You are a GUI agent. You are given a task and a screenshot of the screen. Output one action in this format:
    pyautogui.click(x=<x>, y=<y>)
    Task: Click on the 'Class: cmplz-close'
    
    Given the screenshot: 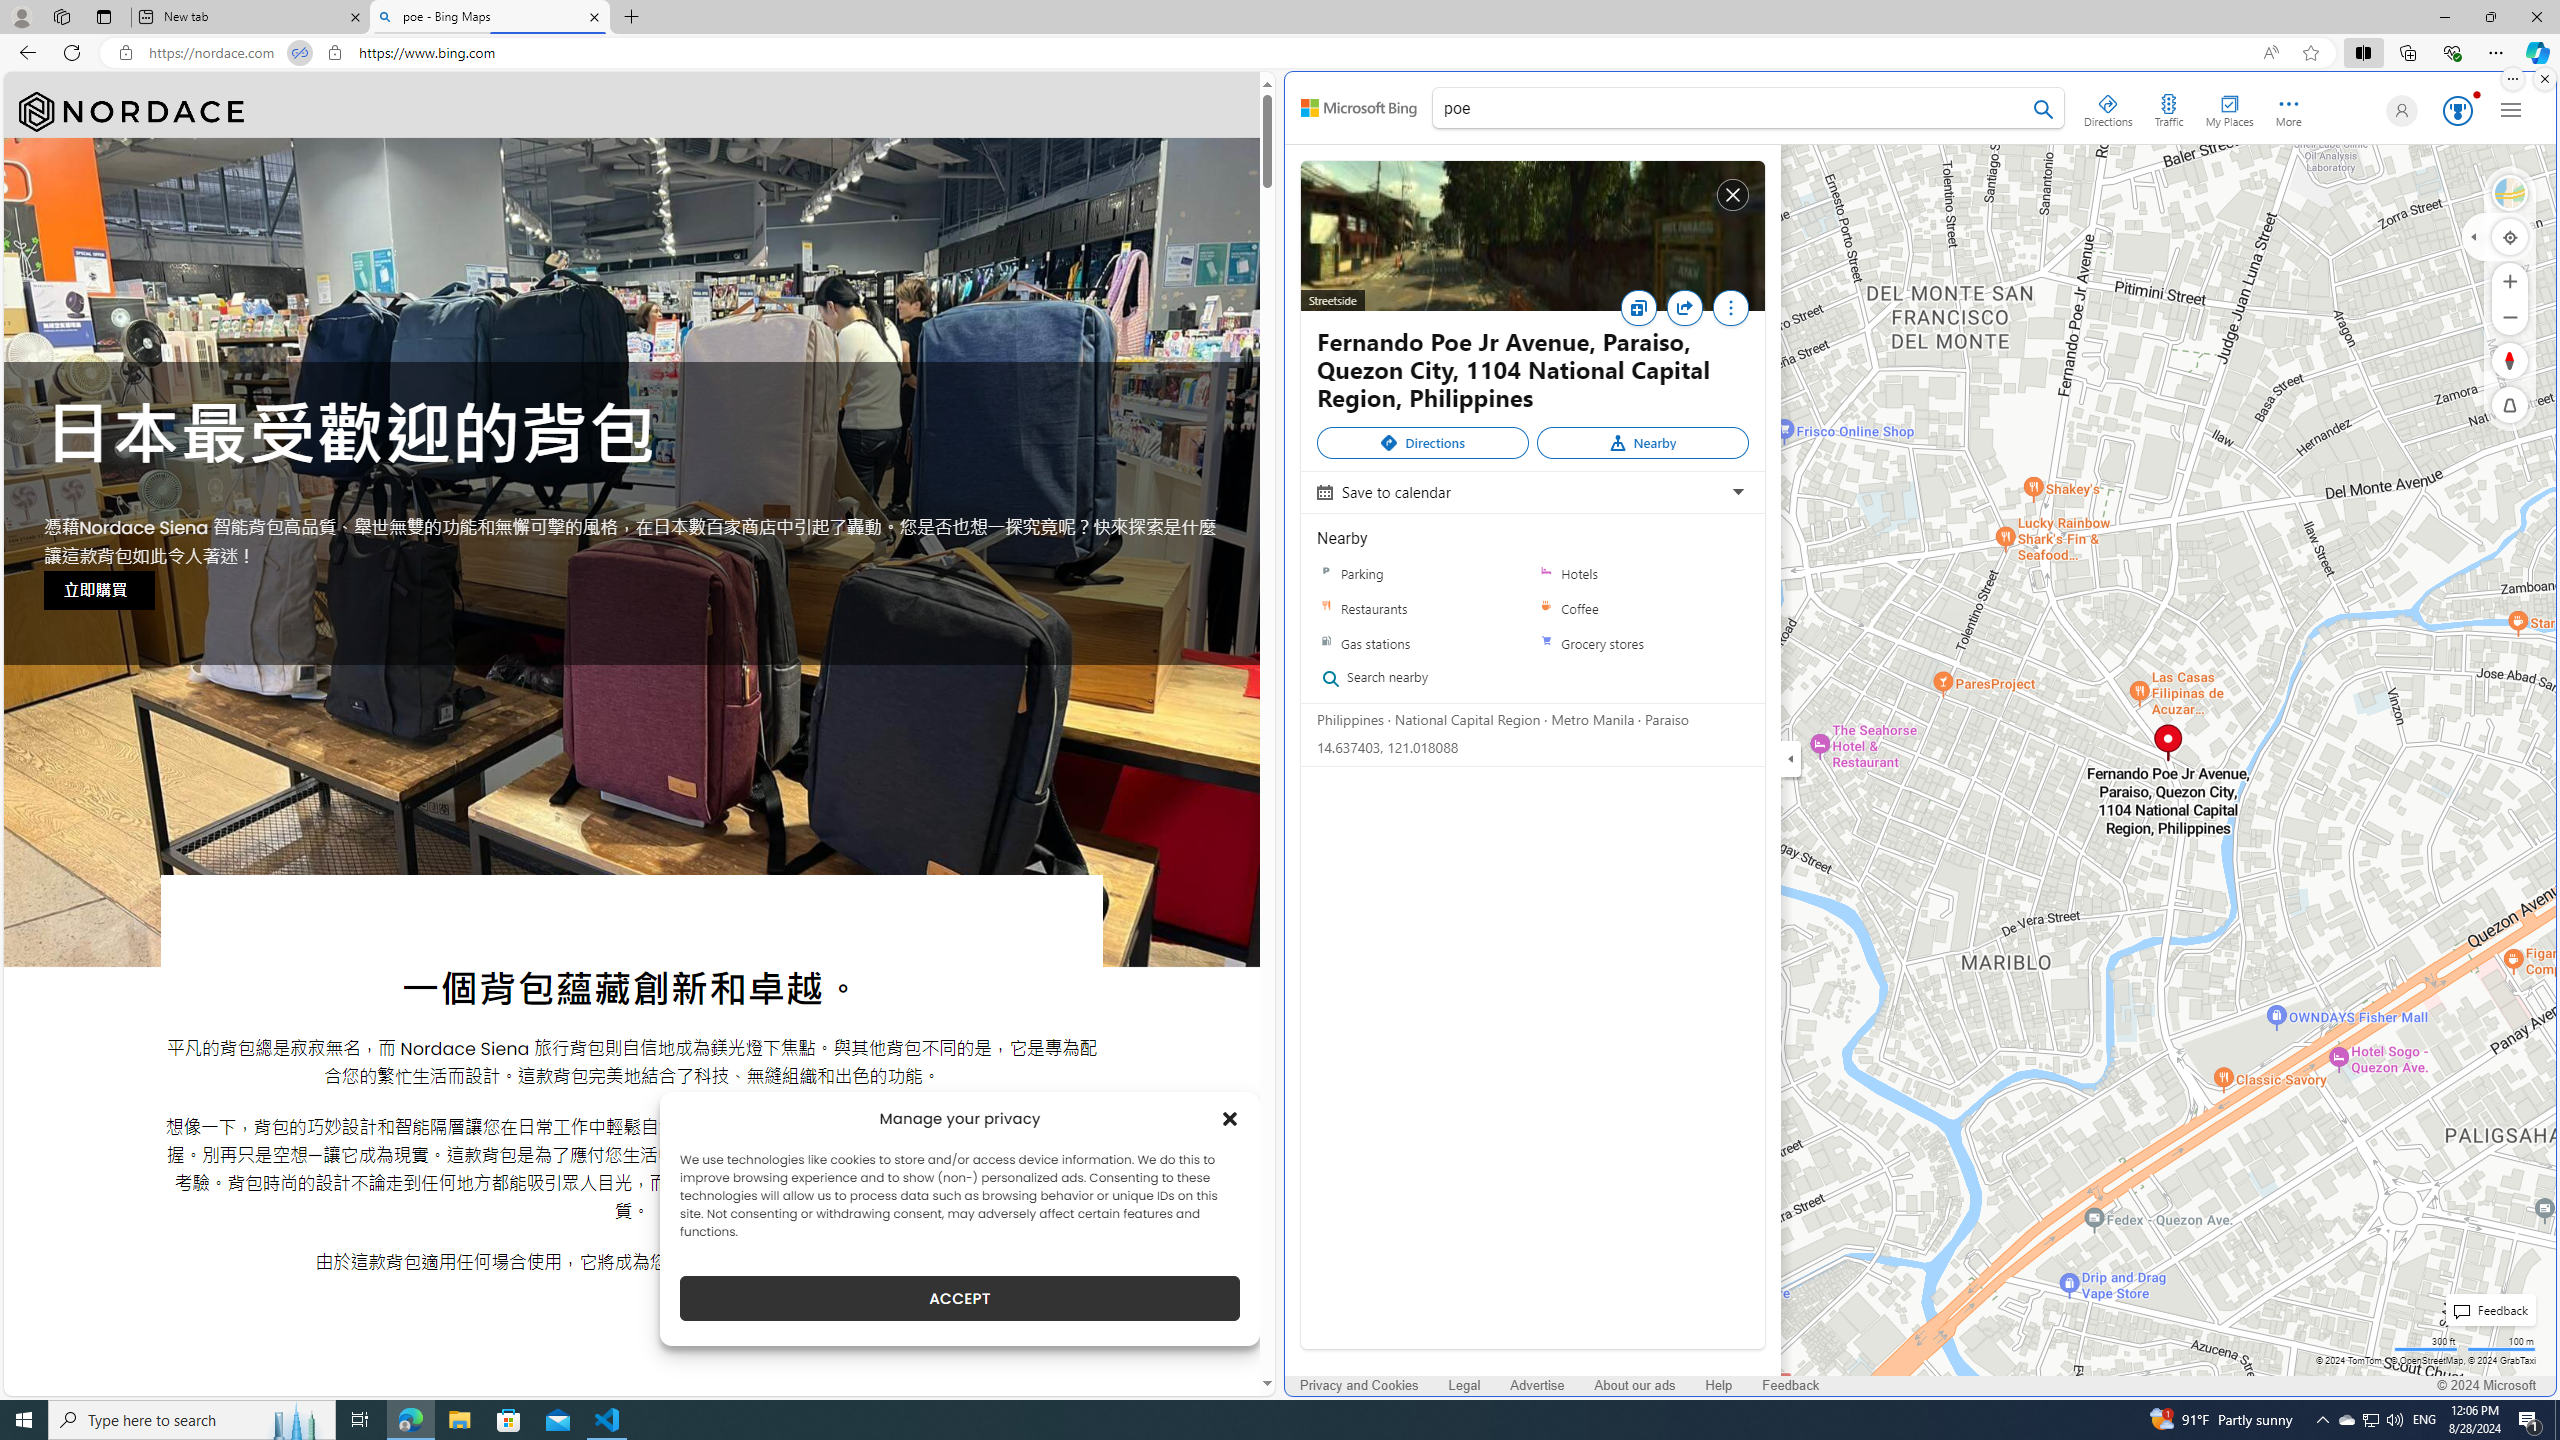 What is the action you would take?
    pyautogui.click(x=1230, y=1118)
    